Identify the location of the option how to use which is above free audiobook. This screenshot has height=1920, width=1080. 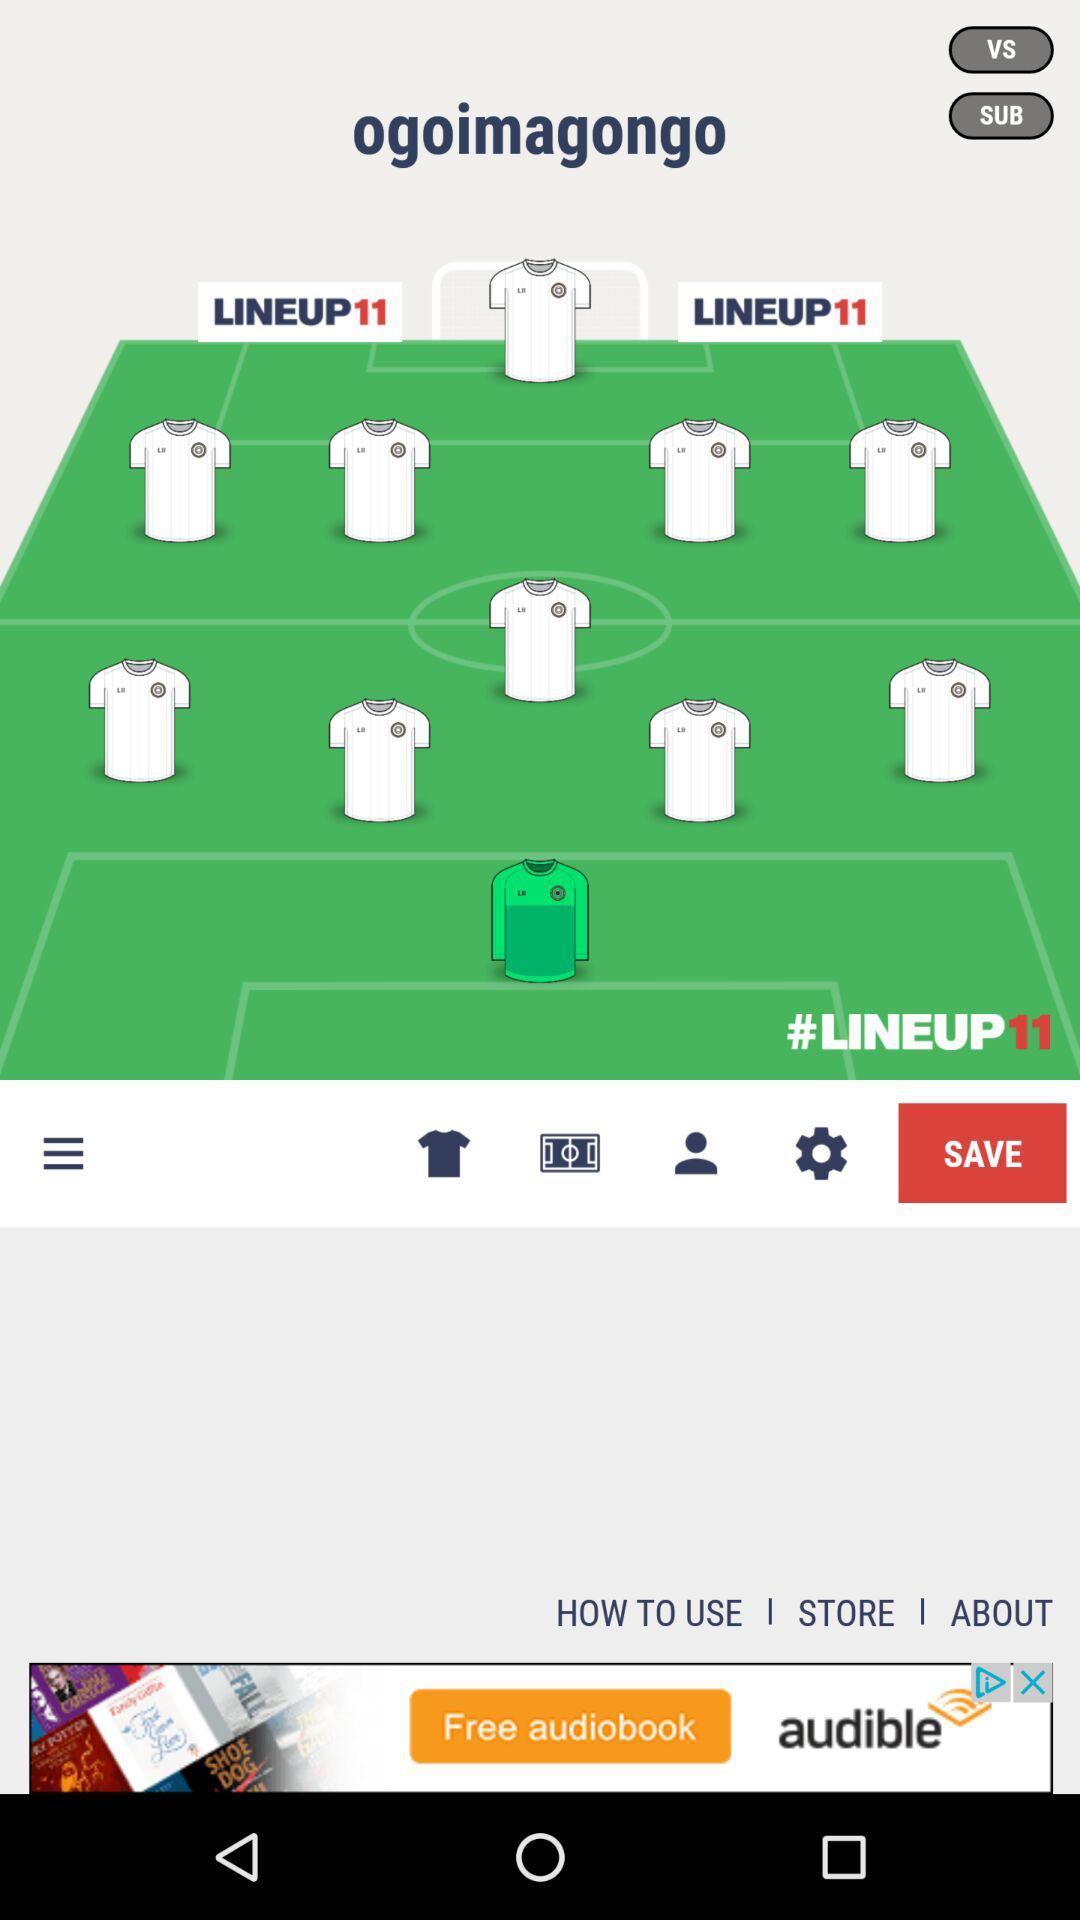
(649, 1612).